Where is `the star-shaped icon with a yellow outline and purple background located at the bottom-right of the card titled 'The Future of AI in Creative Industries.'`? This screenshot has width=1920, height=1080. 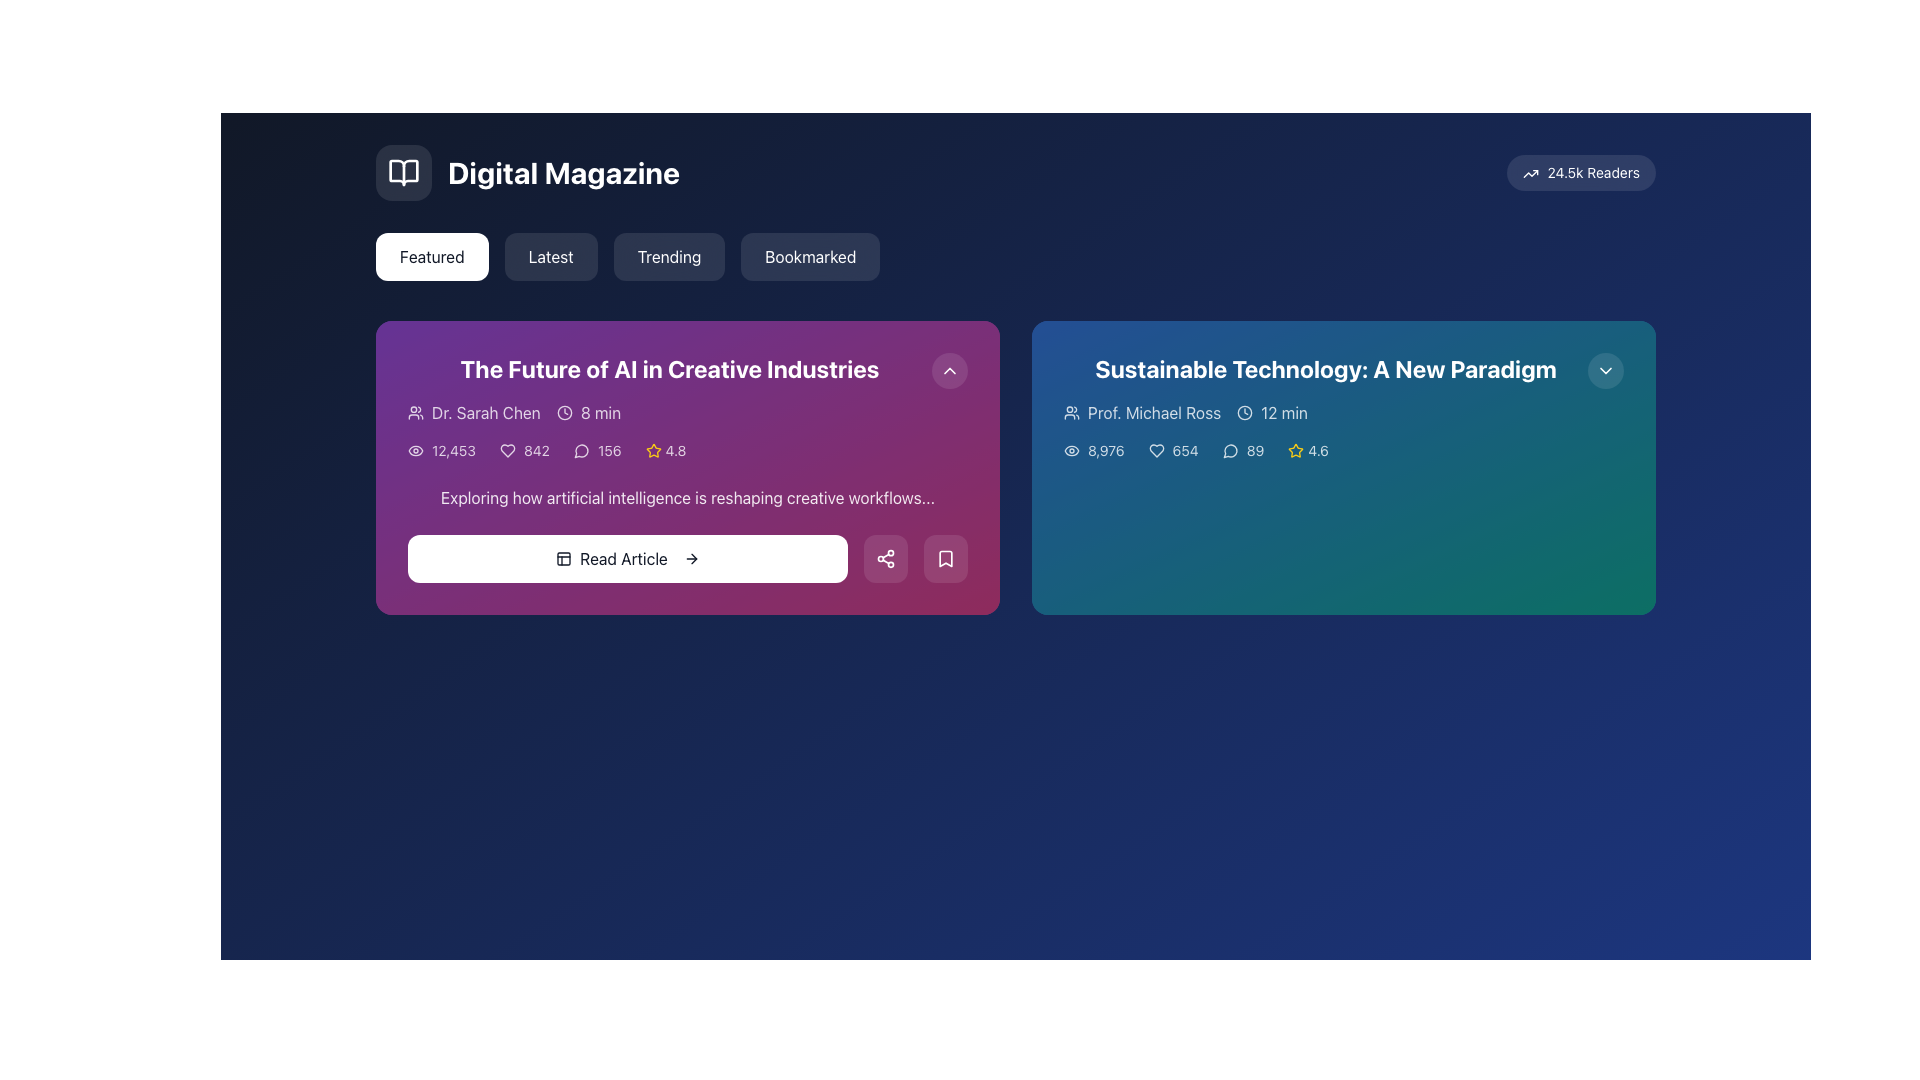 the star-shaped icon with a yellow outline and purple background located at the bottom-right of the card titled 'The Future of AI in Creative Industries.' is located at coordinates (653, 451).